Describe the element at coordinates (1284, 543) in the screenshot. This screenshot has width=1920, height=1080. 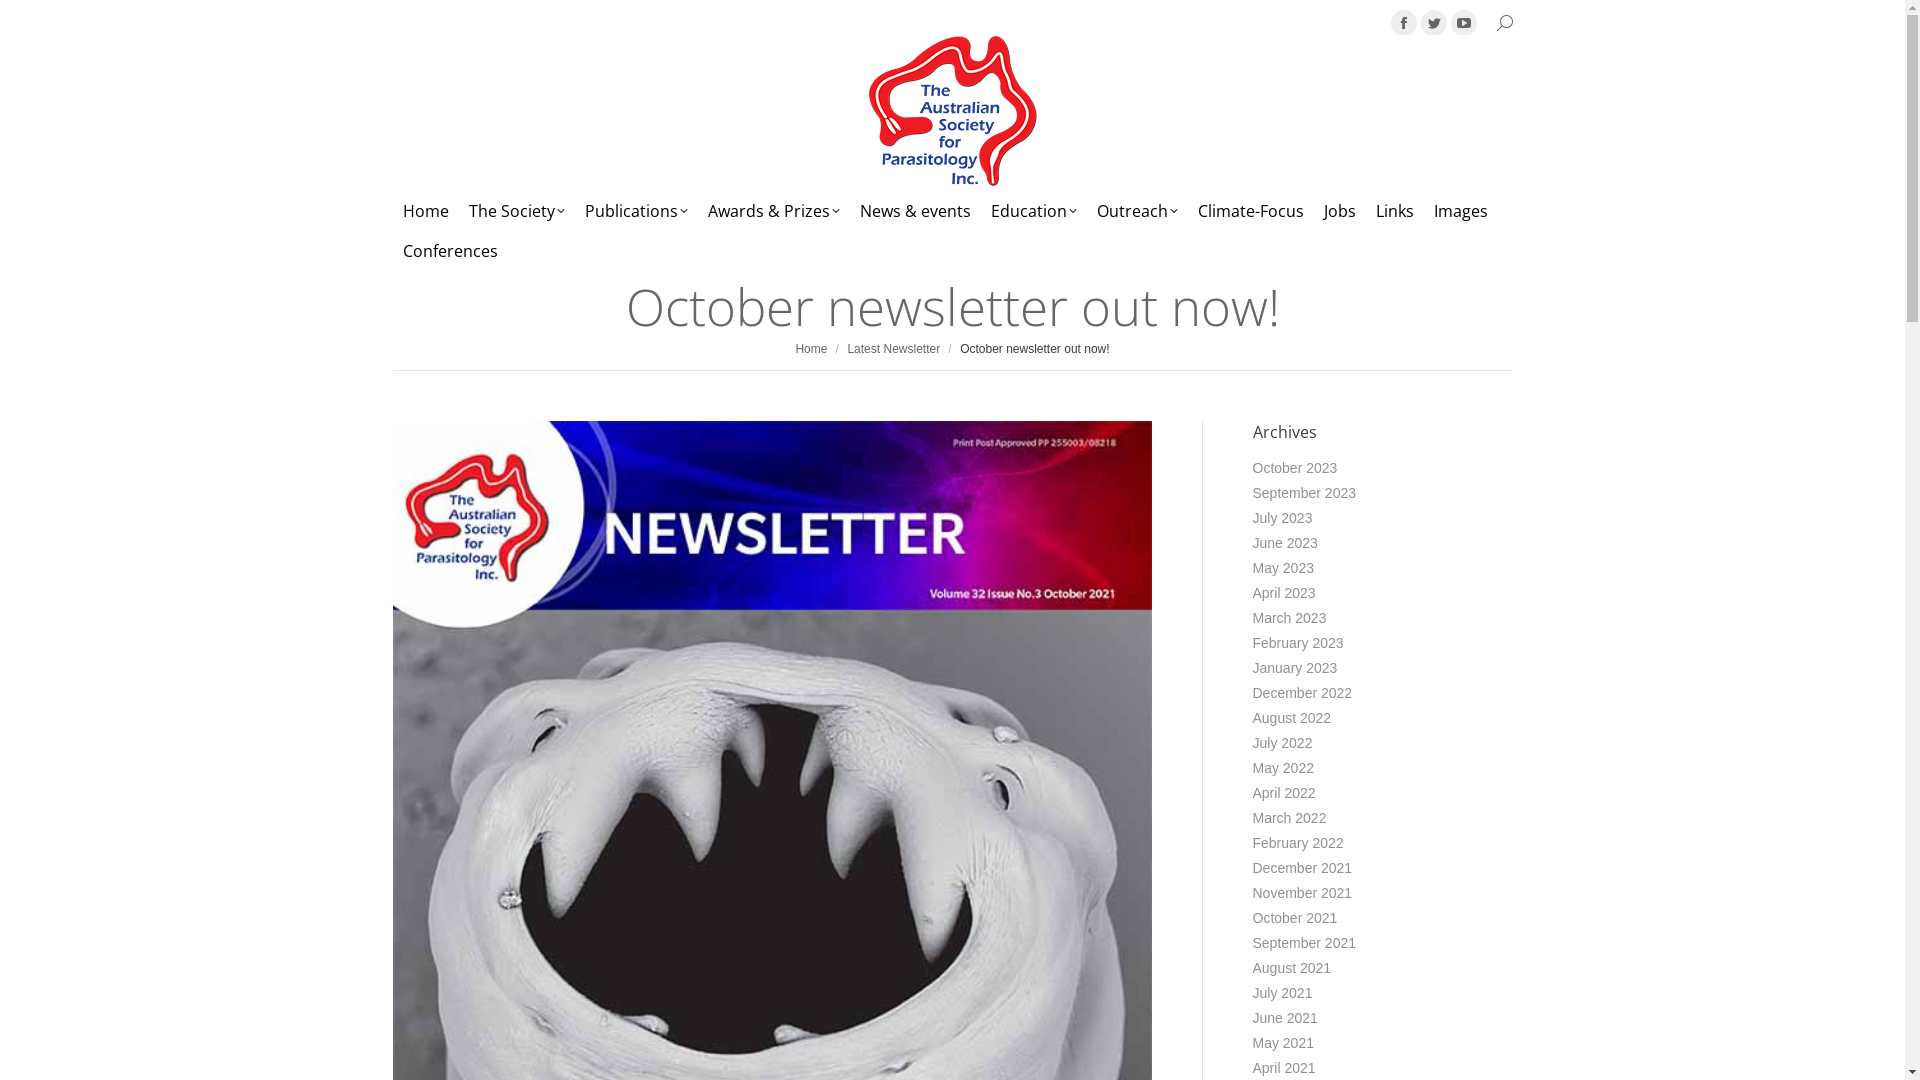
I see `'June 2023'` at that location.